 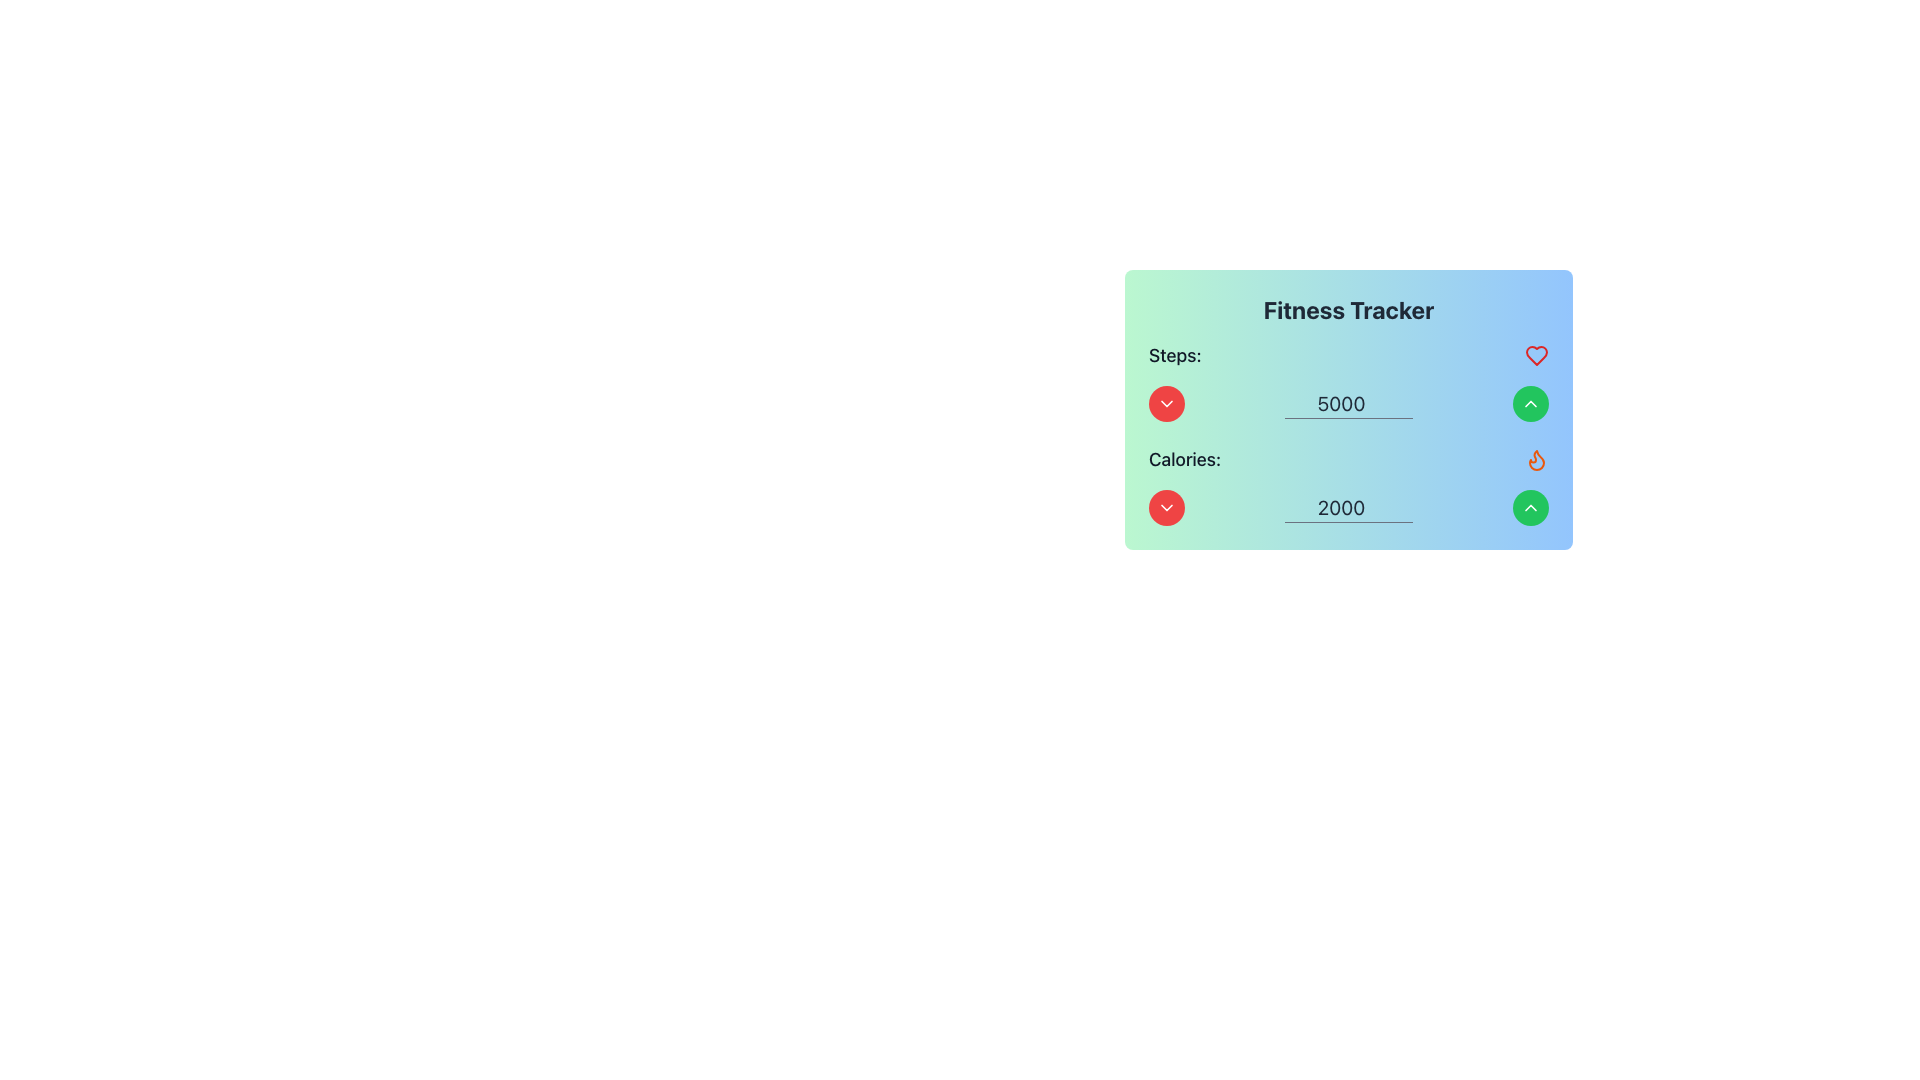 What do you see at coordinates (1348, 354) in the screenshot?
I see `the 'Steps:' text label with a red heart icon` at bounding box center [1348, 354].